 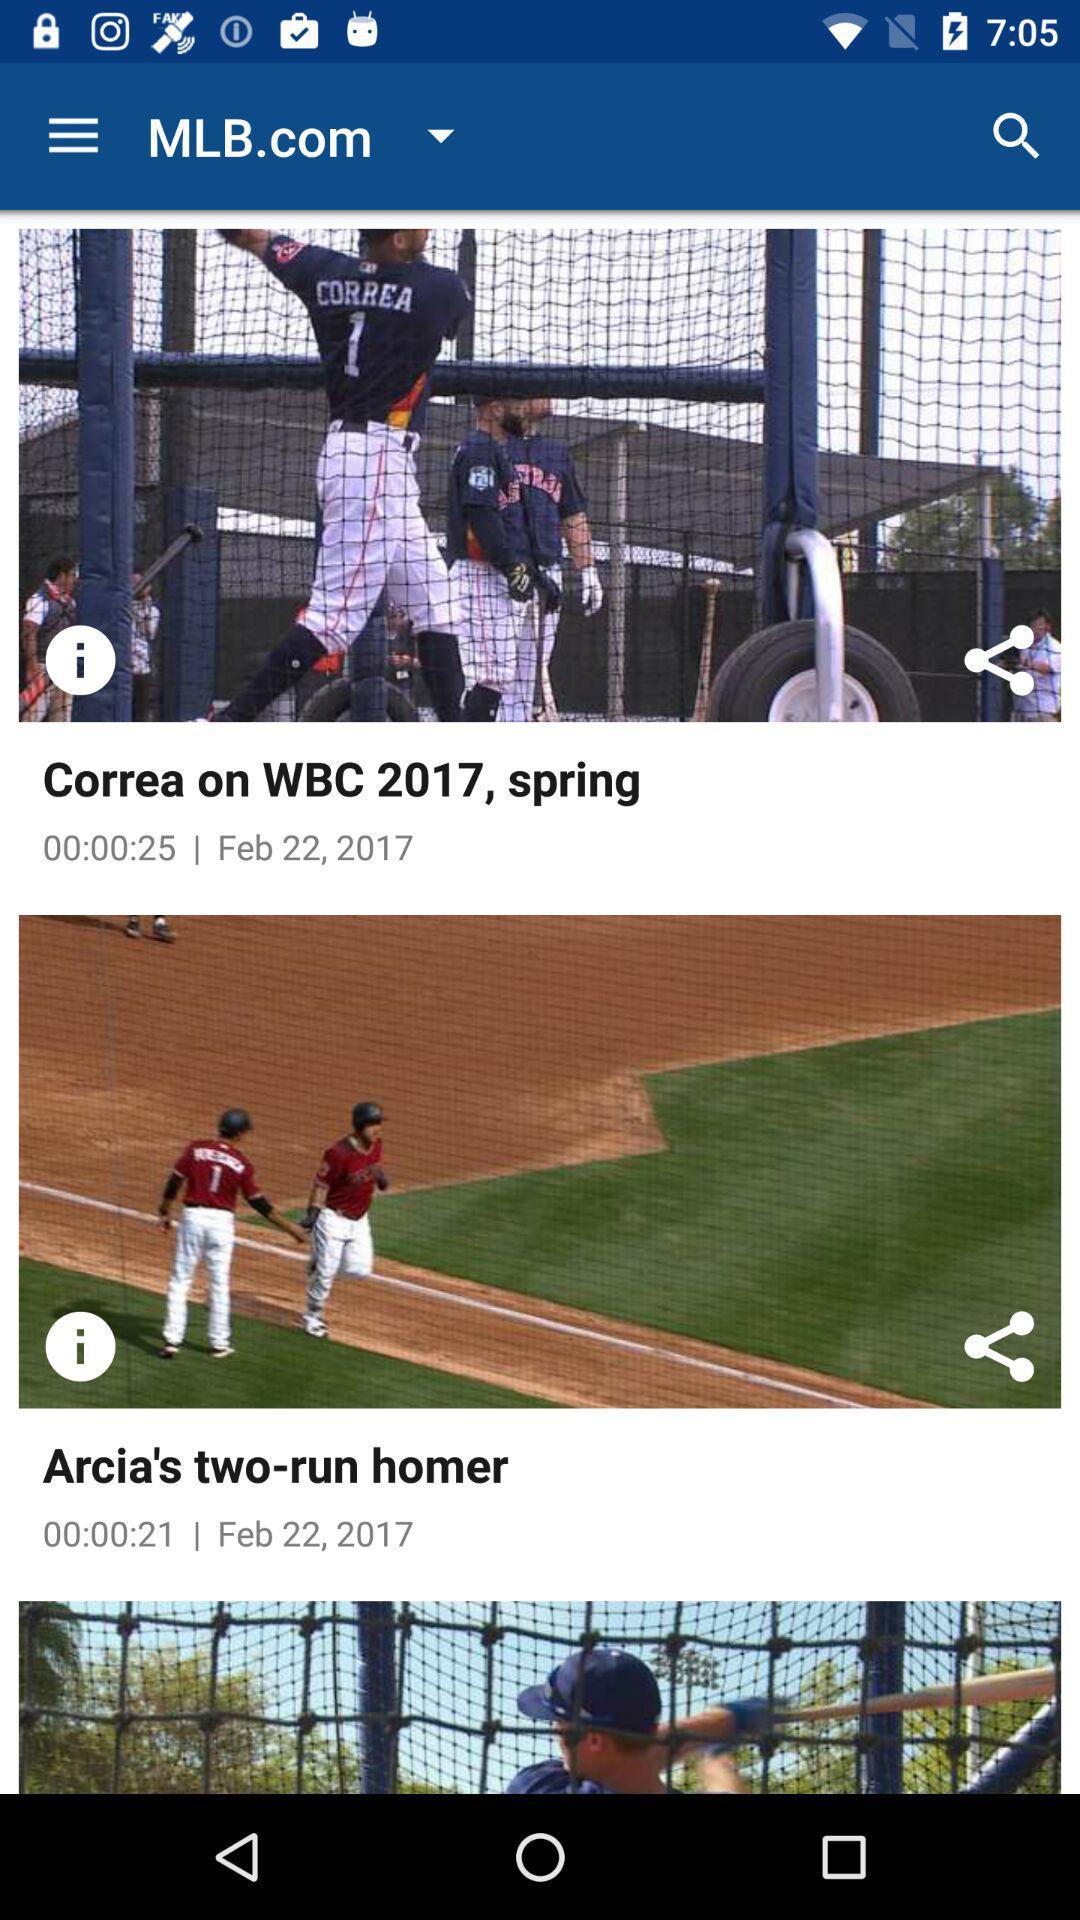 I want to click on share page, so click(x=999, y=1346).